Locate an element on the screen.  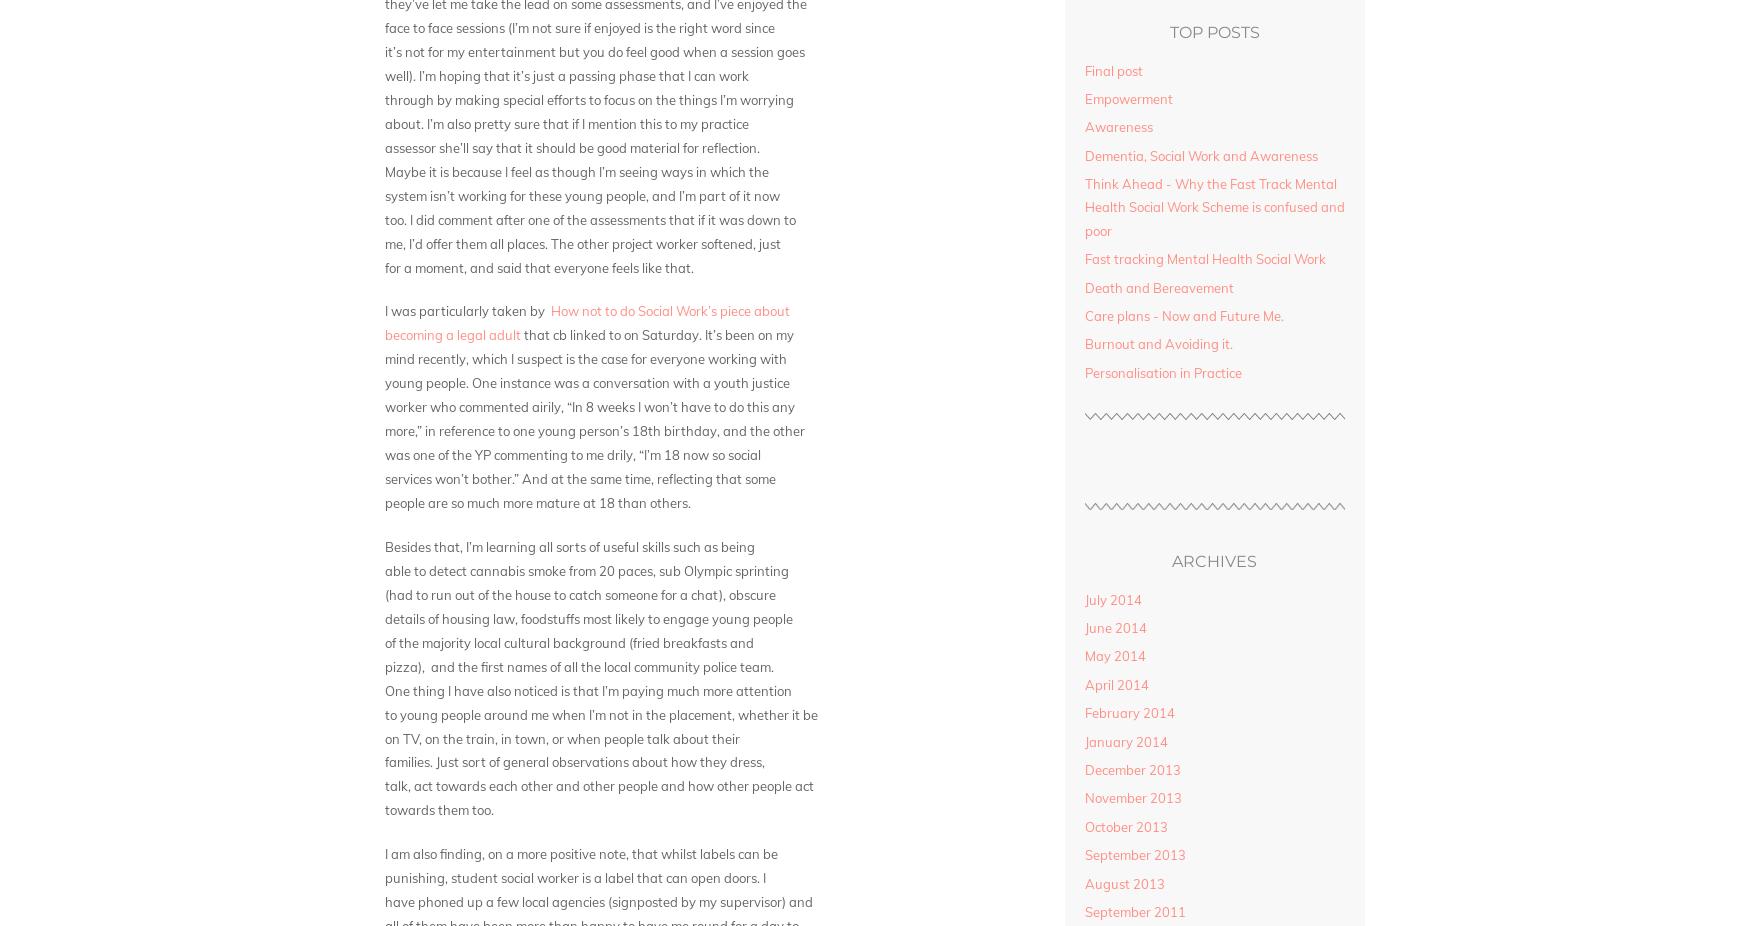
'punishing, student social worker is a label that can open doors. I' is located at coordinates (575, 877).